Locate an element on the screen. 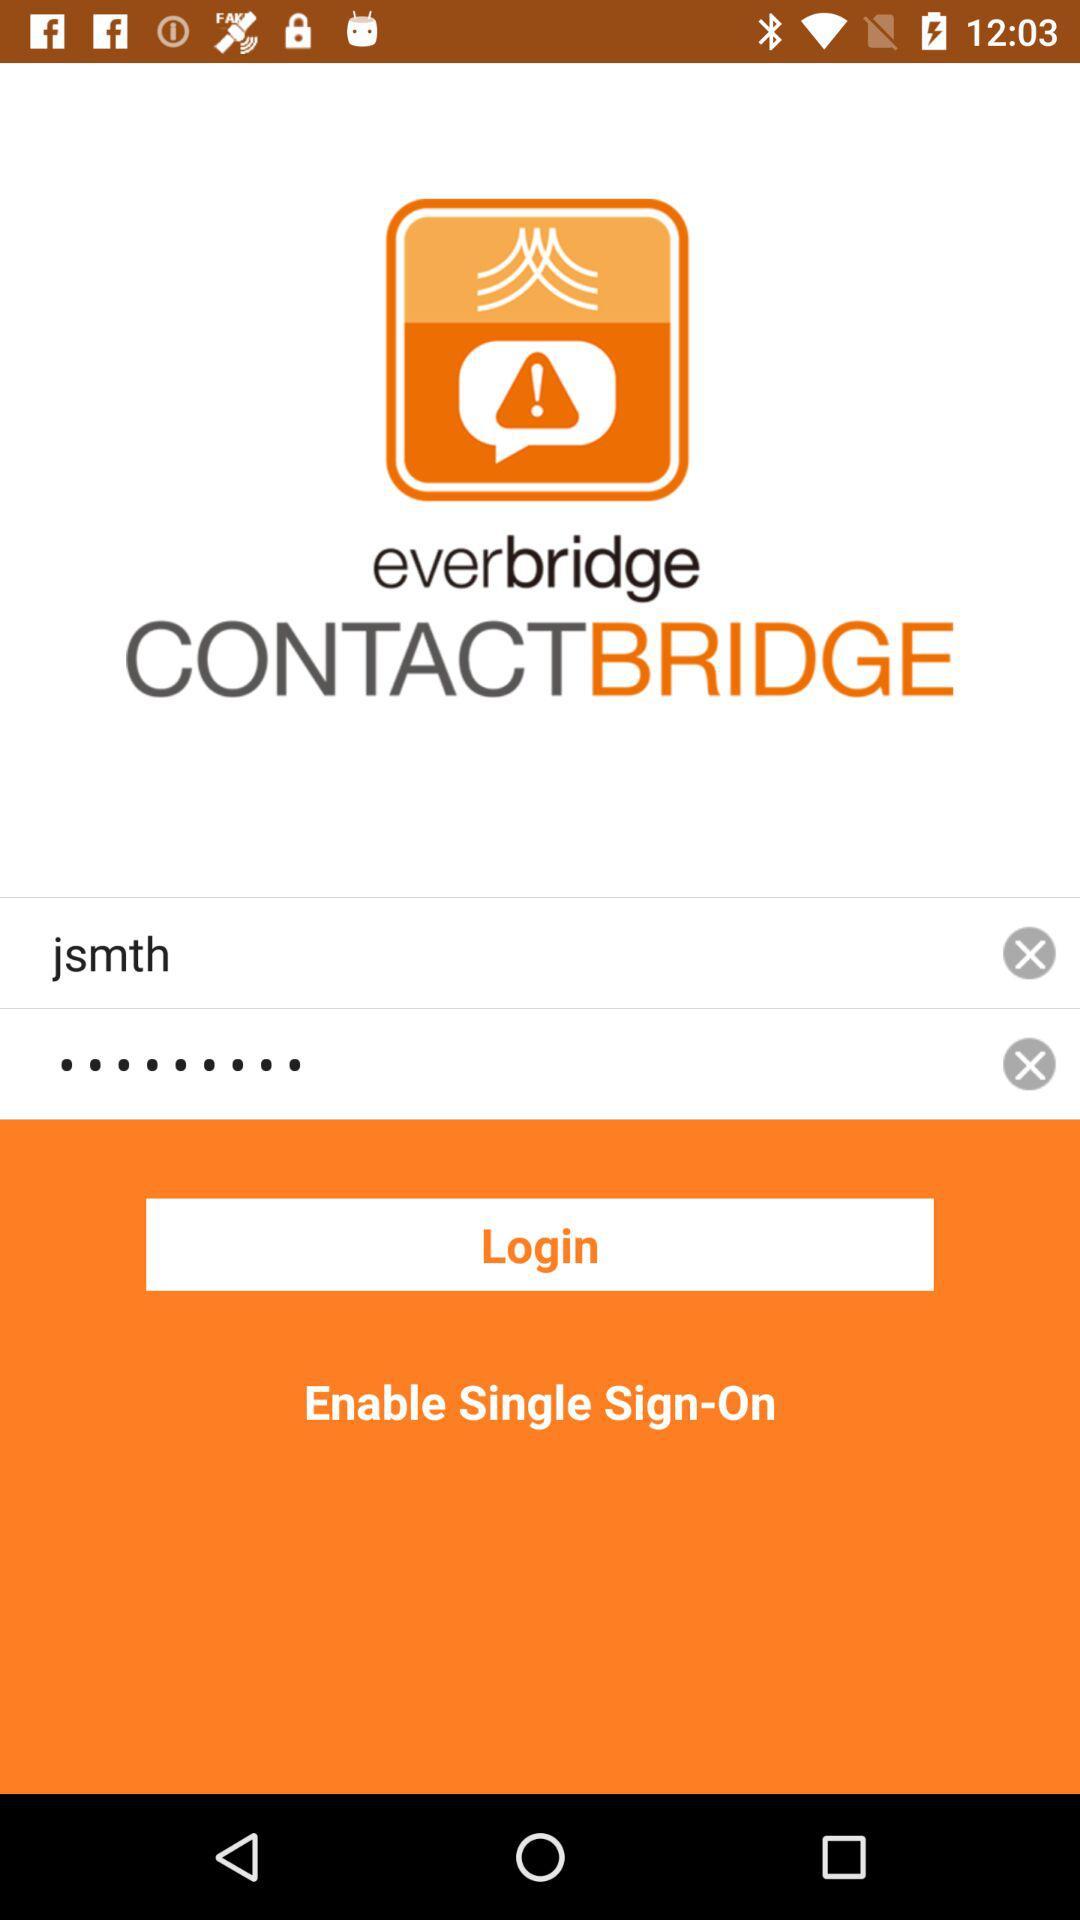 This screenshot has height=1920, width=1080. the login item is located at coordinates (540, 1243).